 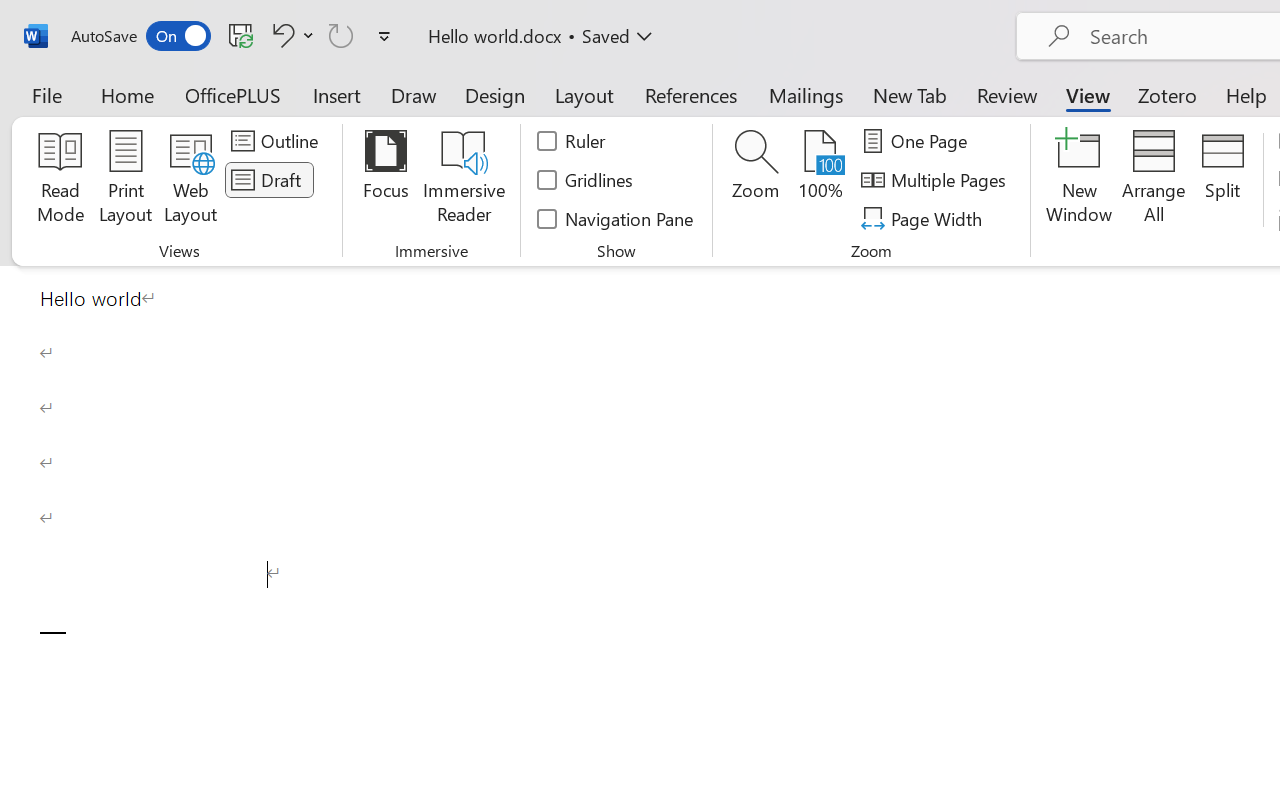 What do you see at coordinates (821, 179) in the screenshot?
I see `'100%'` at bounding box center [821, 179].